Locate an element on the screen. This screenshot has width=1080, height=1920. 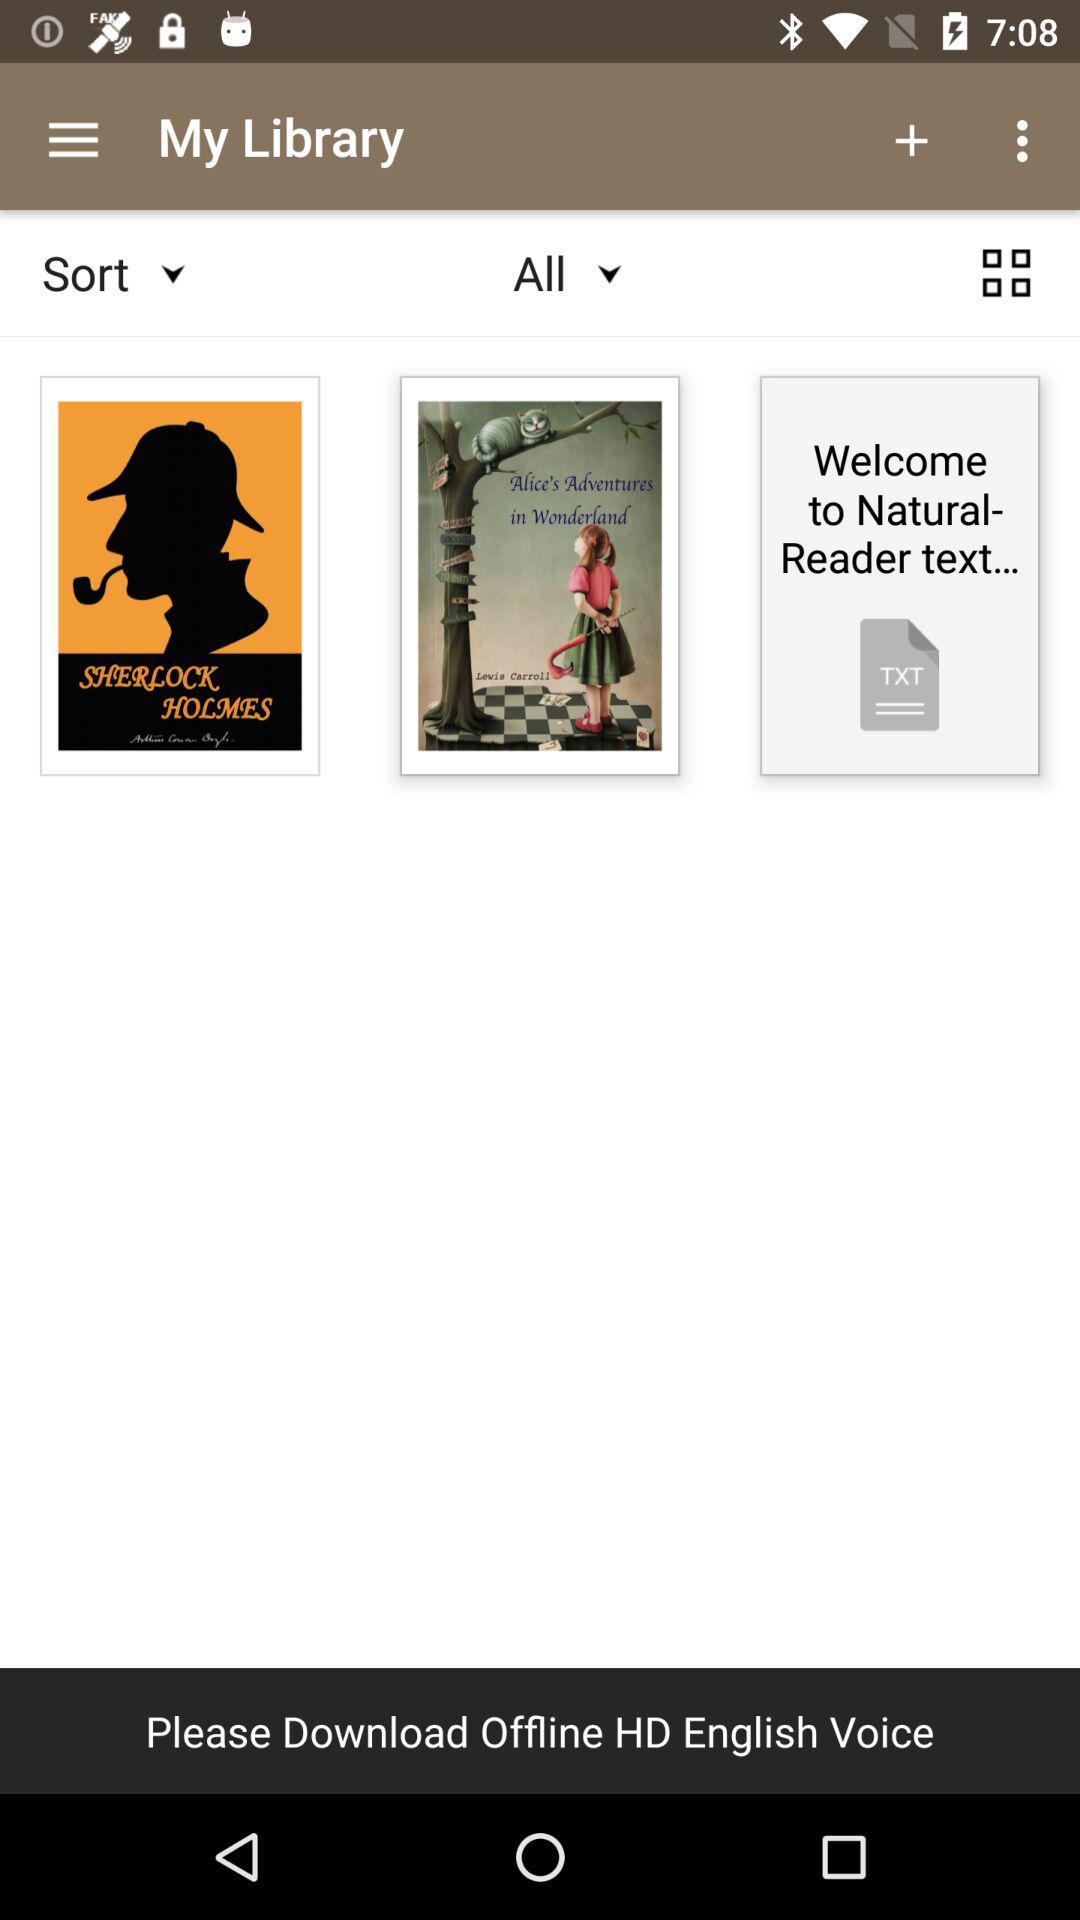
all at the top is located at coordinates (540, 272).